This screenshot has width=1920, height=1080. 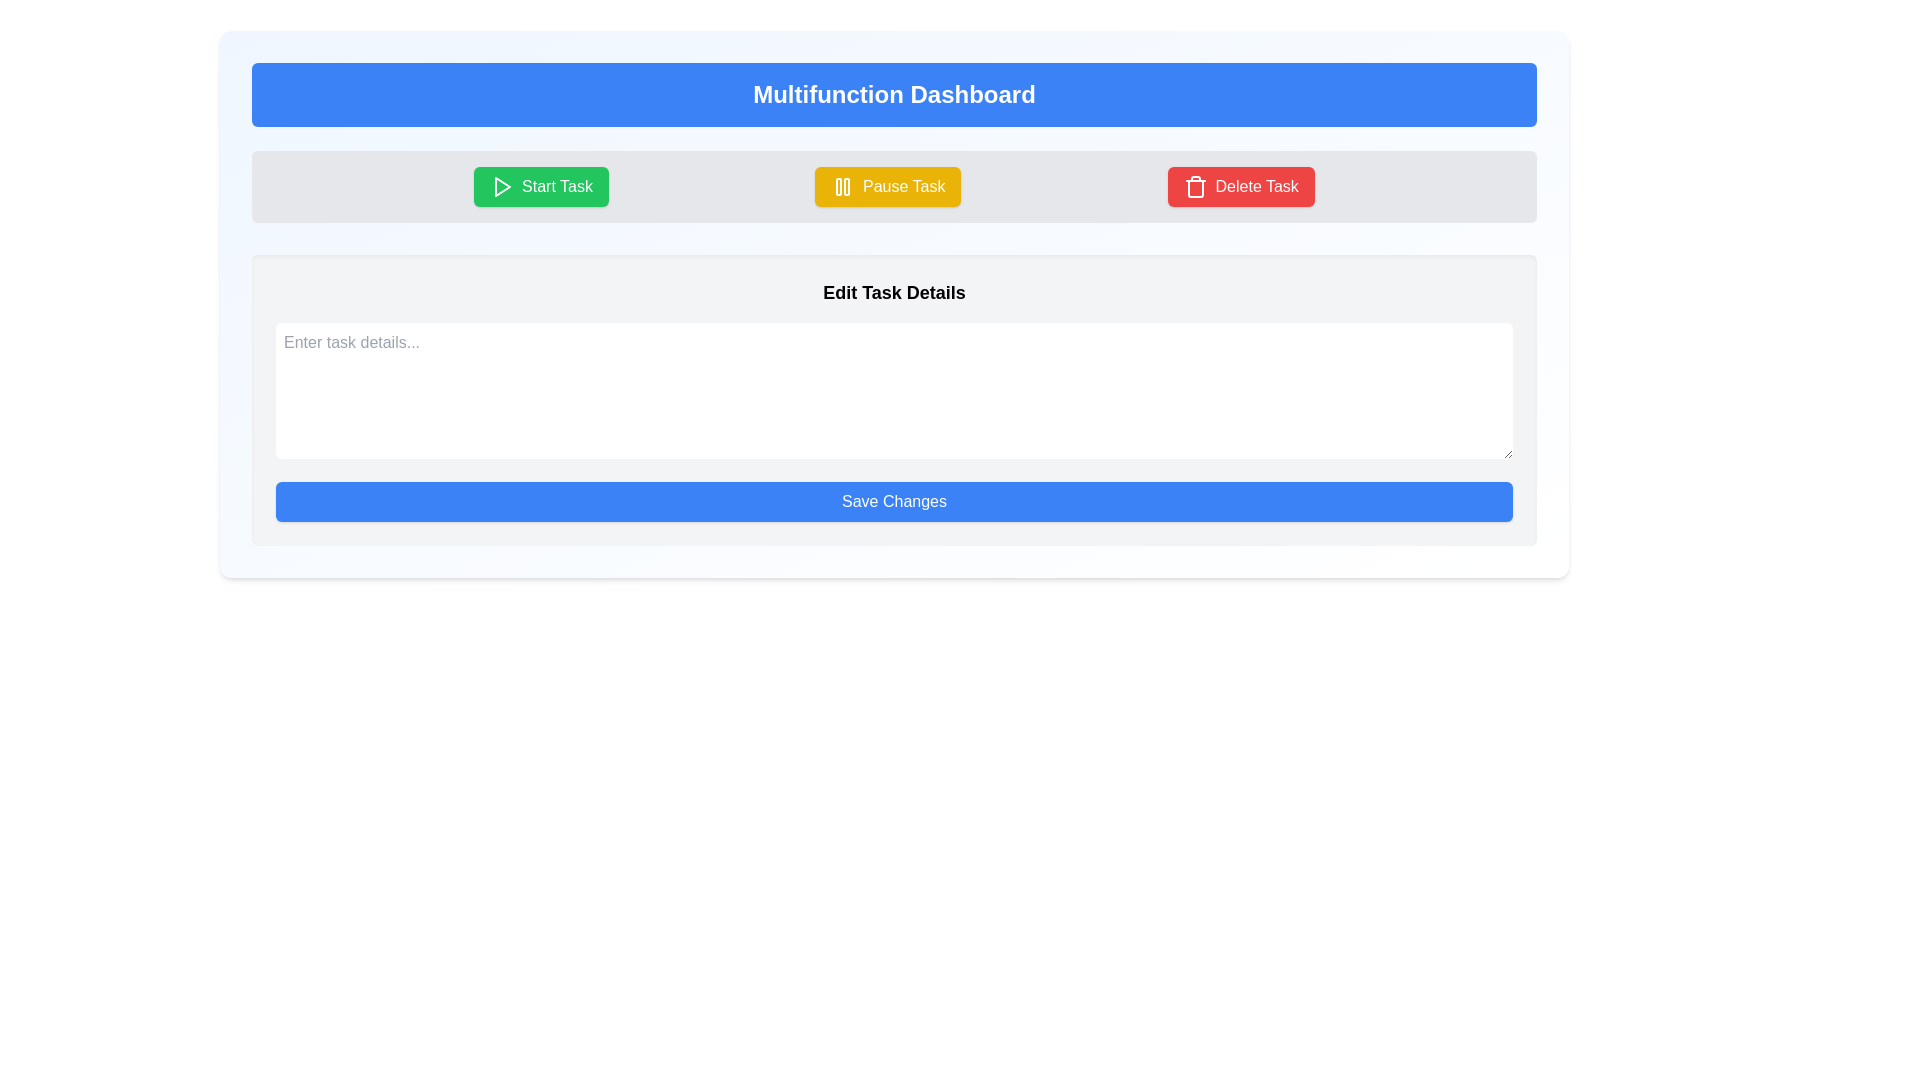 What do you see at coordinates (887, 186) in the screenshot?
I see `the 'Pause Task' button, which is a rectangular button with a golden-yellow background and white text` at bounding box center [887, 186].